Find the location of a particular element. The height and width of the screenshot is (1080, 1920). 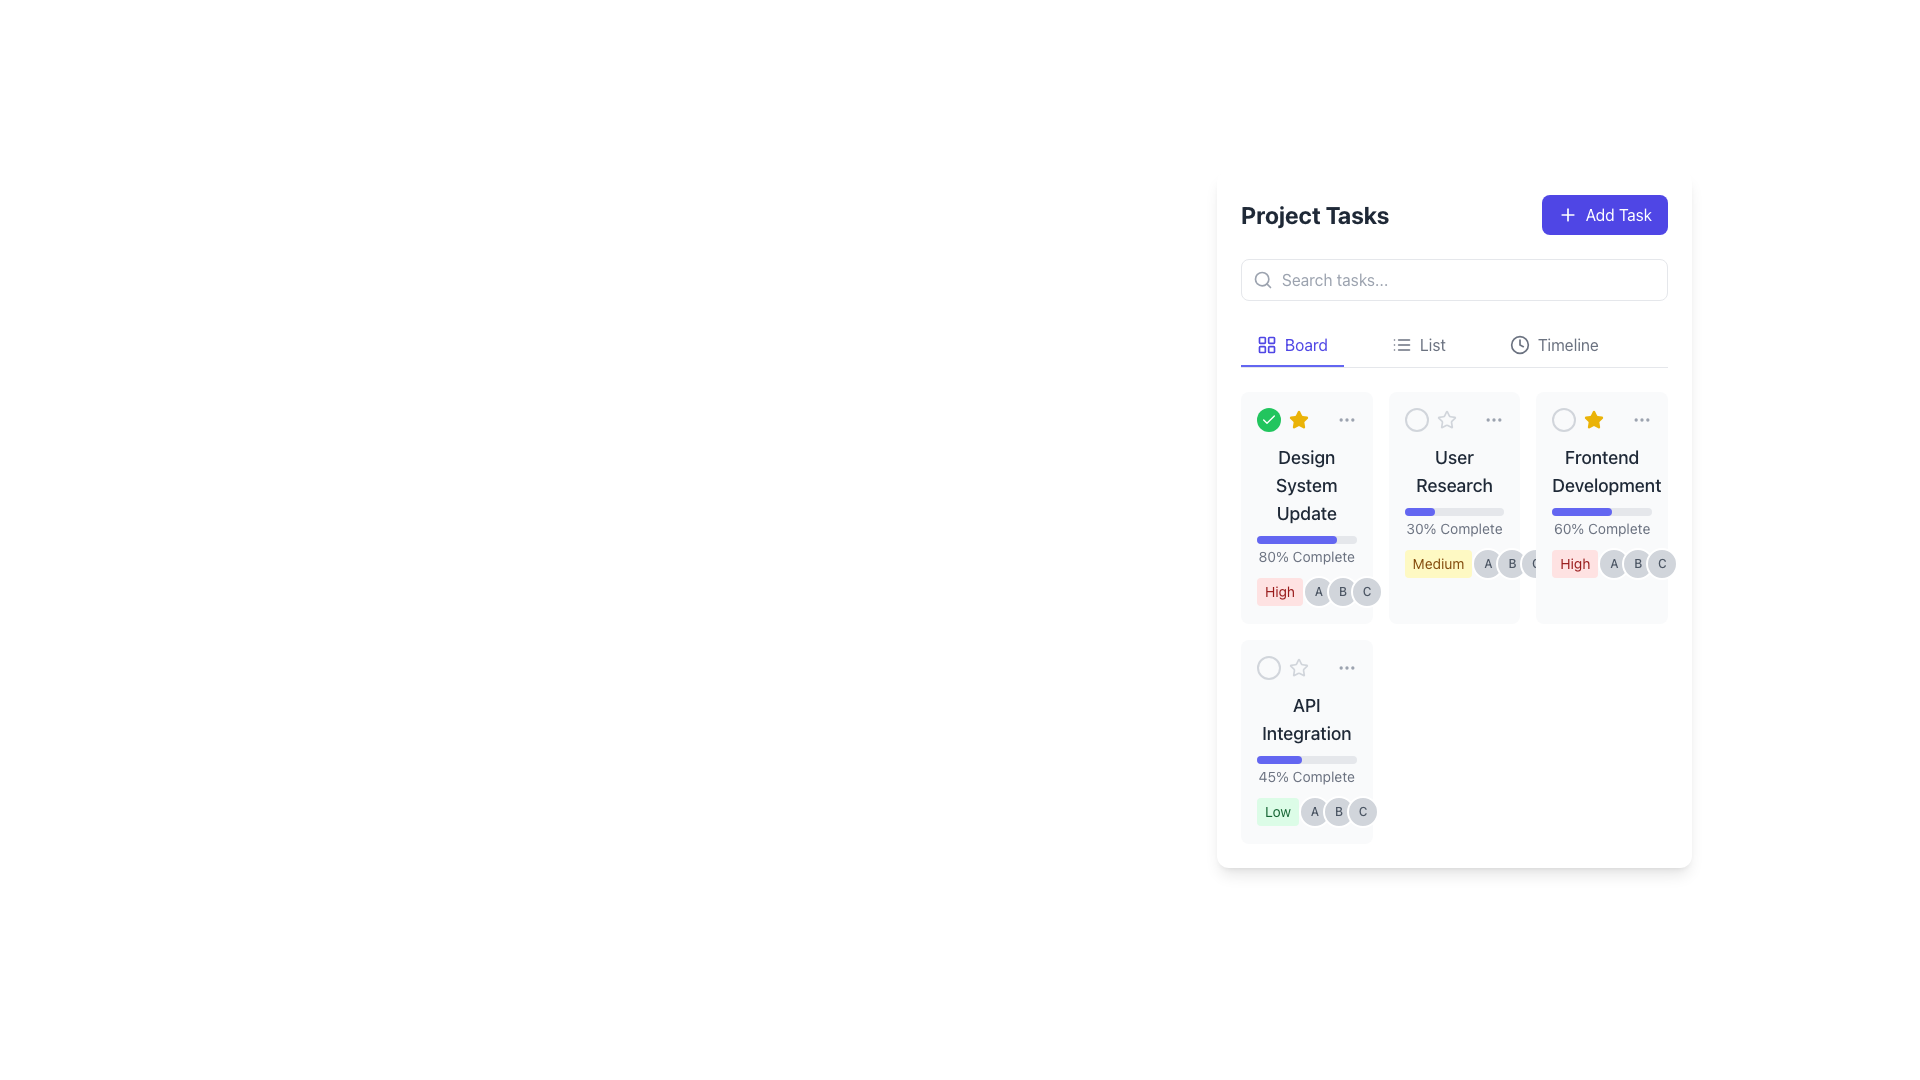

the static text label displaying '60% Complete' located below the progress bar in the 'Frontend Development' task card is located at coordinates (1602, 527).